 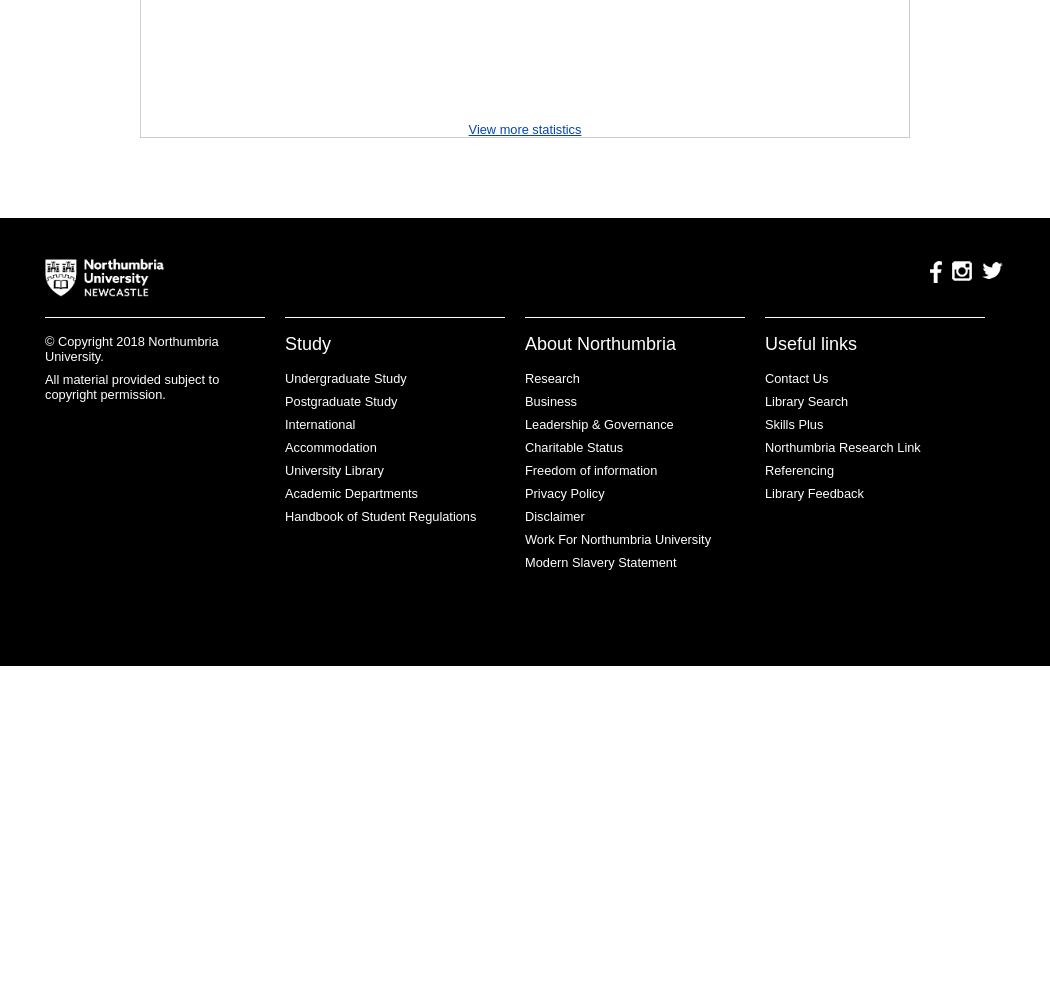 What do you see at coordinates (805, 401) in the screenshot?
I see `'Library Search'` at bounding box center [805, 401].